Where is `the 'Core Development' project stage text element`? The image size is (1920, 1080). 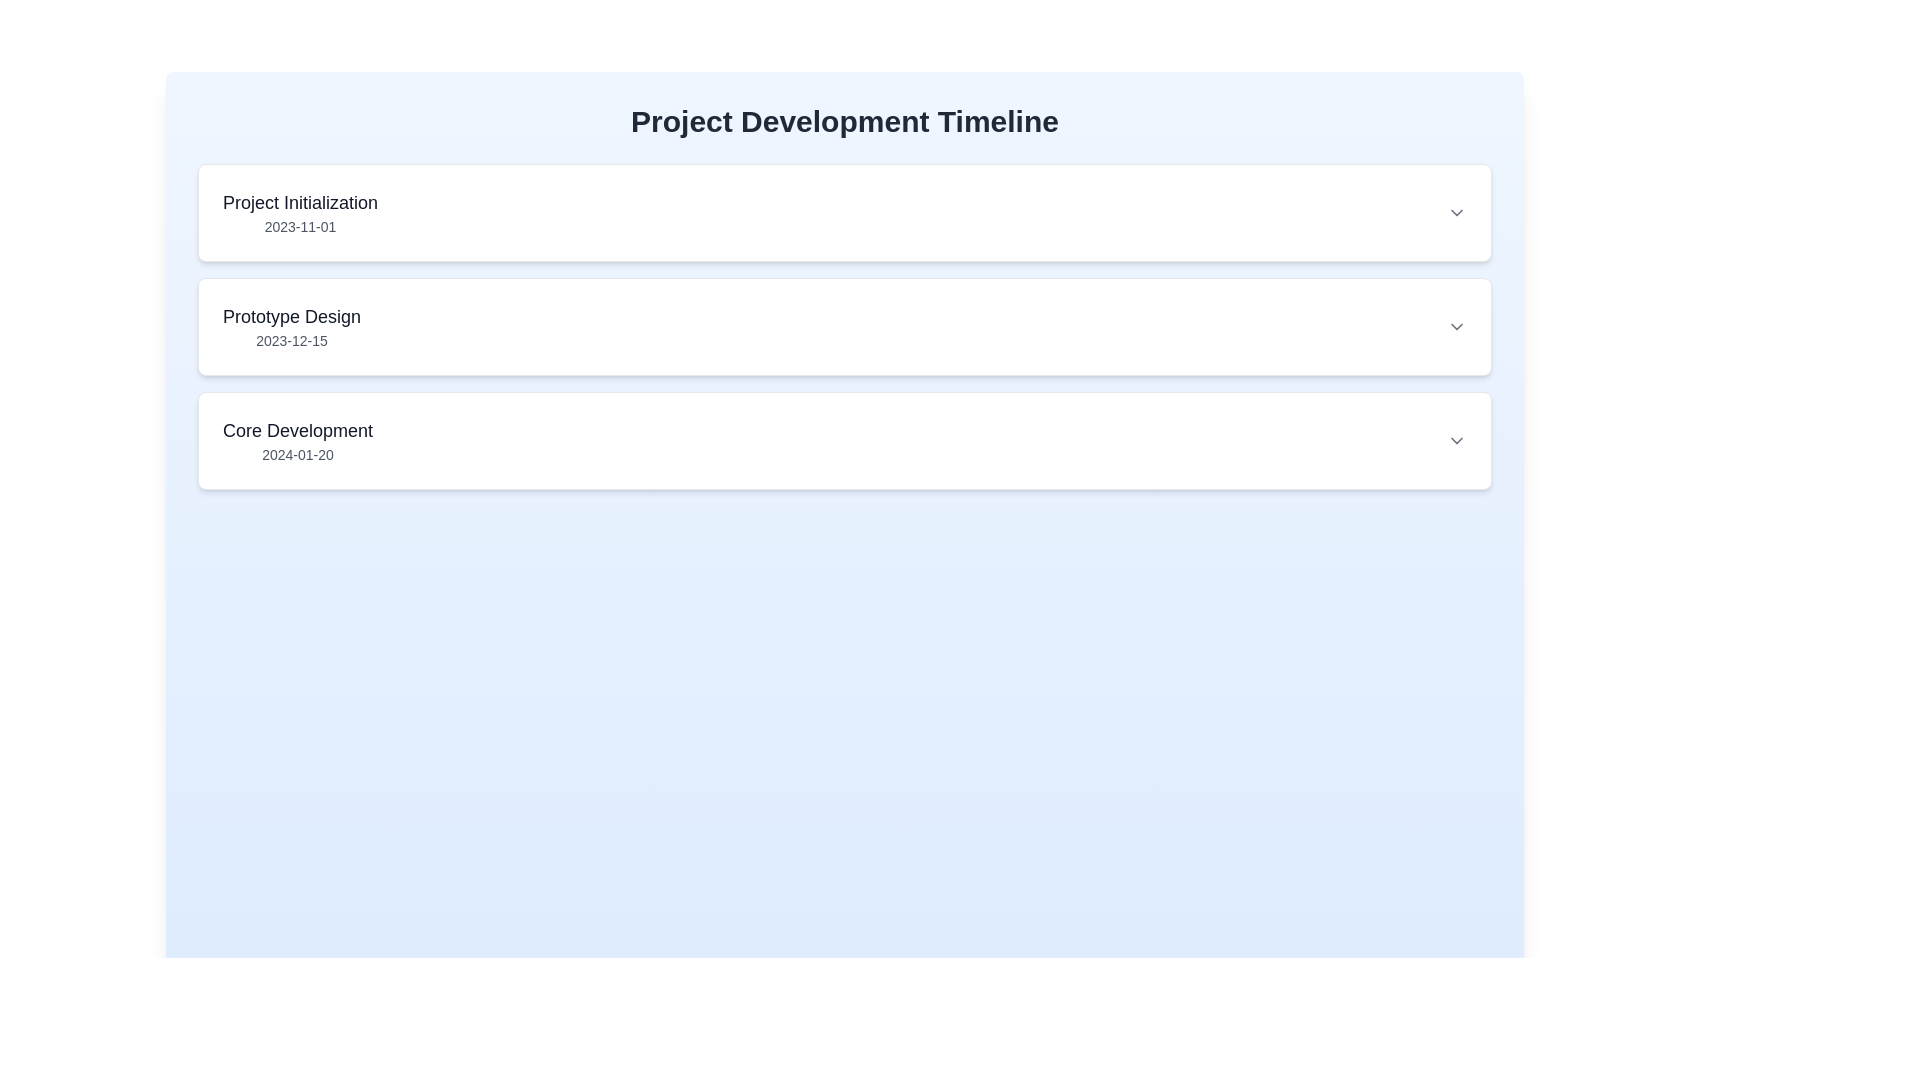 the 'Core Development' project stage text element is located at coordinates (296, 439).